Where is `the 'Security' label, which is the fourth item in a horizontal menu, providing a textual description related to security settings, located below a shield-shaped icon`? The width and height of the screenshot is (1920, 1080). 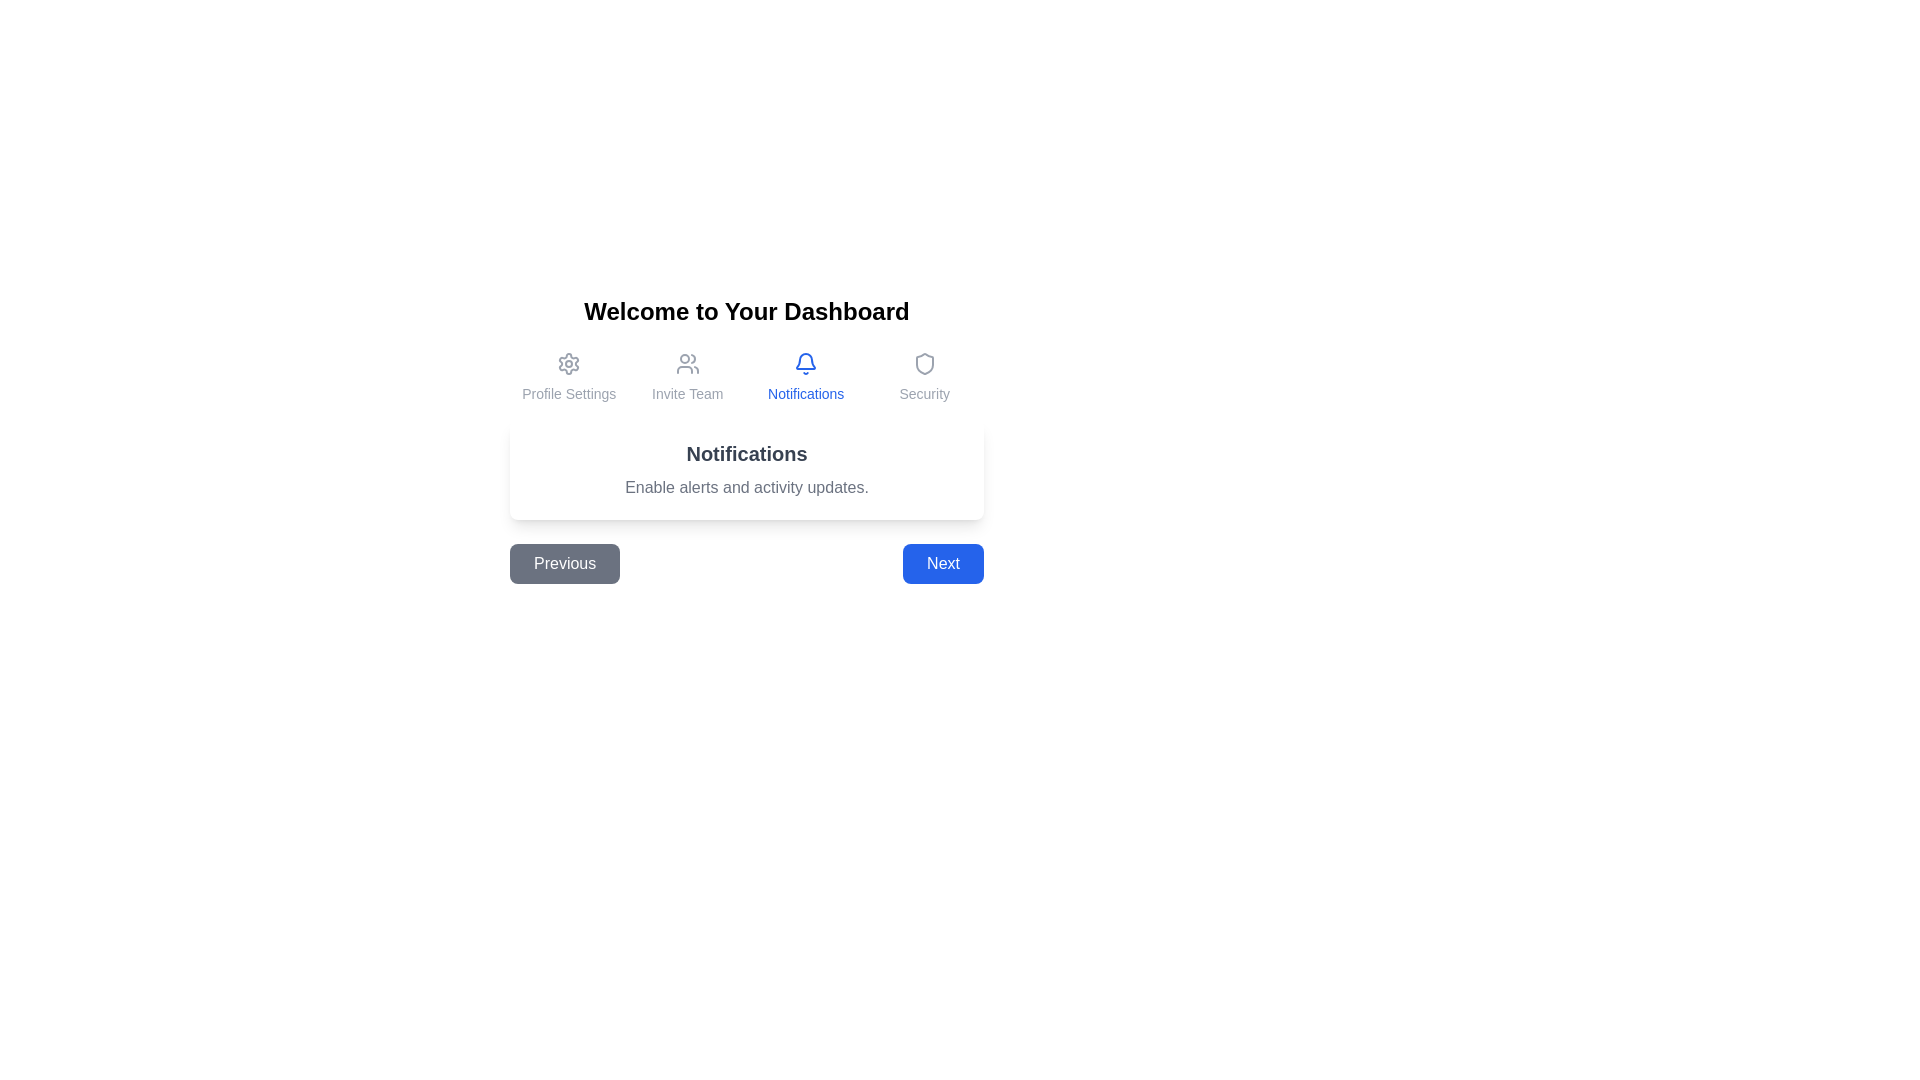
the 'Security' label, which is the fourth item in a horizontal menu, providing a textual description related to security settings, located below a shield-shaped icon is located at coordinates (923, 393).